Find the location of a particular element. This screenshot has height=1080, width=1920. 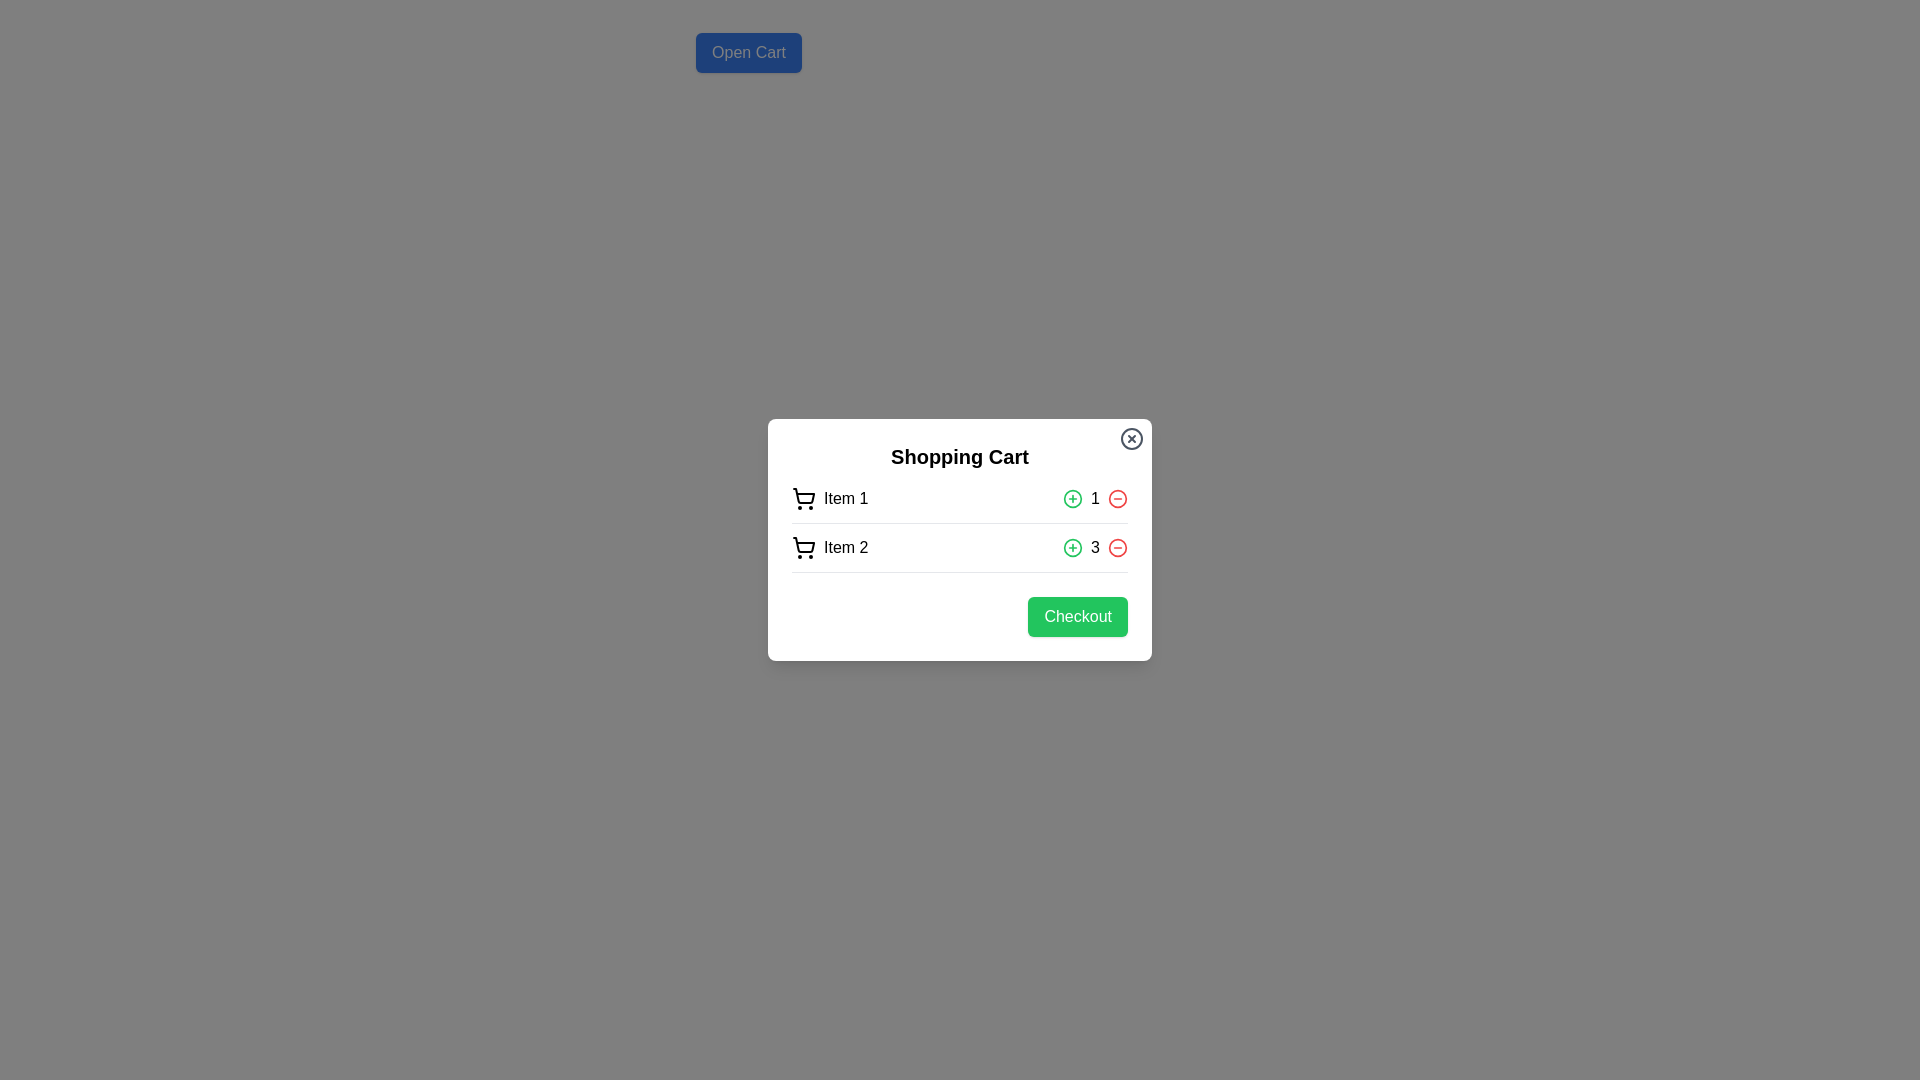

the text label reading 'Item 2' is located at coordinates (830, 547).